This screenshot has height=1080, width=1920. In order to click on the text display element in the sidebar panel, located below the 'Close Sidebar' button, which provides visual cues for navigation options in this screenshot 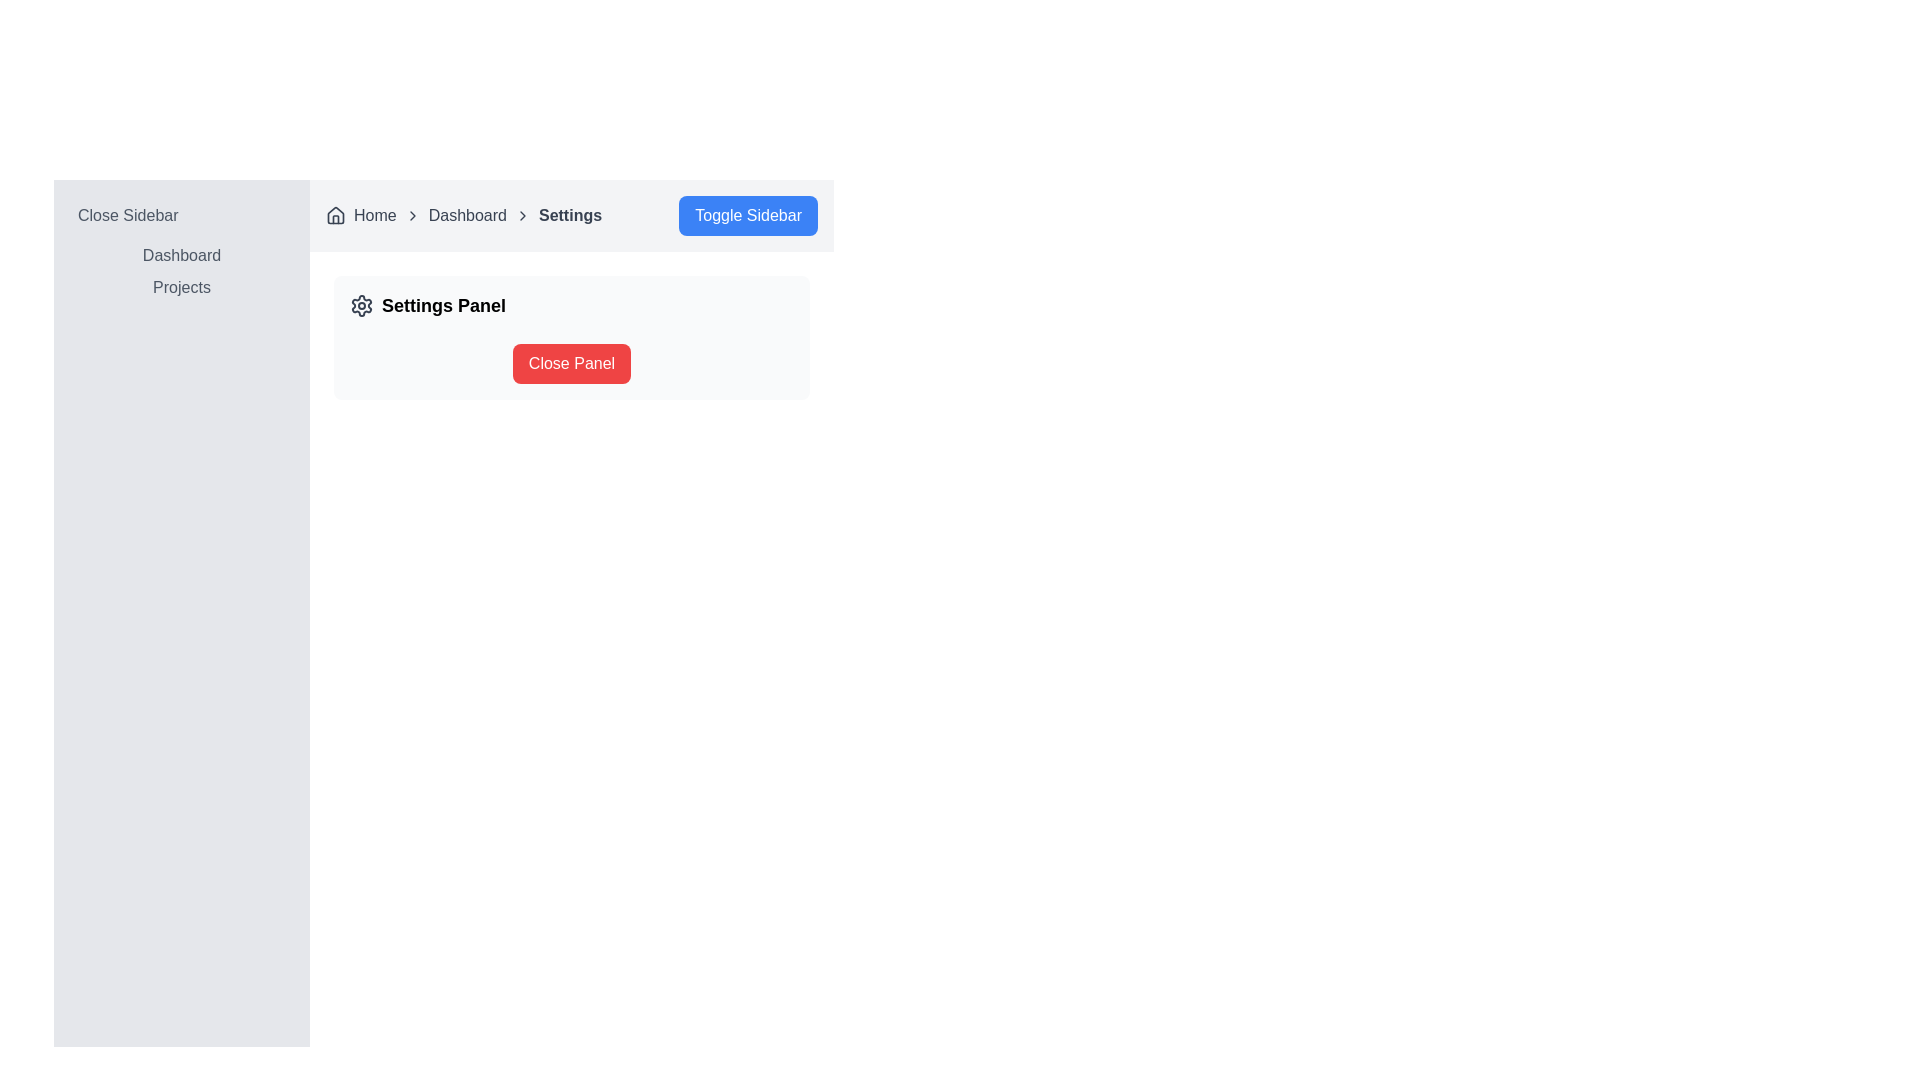, I will do `click(182, 272)`.